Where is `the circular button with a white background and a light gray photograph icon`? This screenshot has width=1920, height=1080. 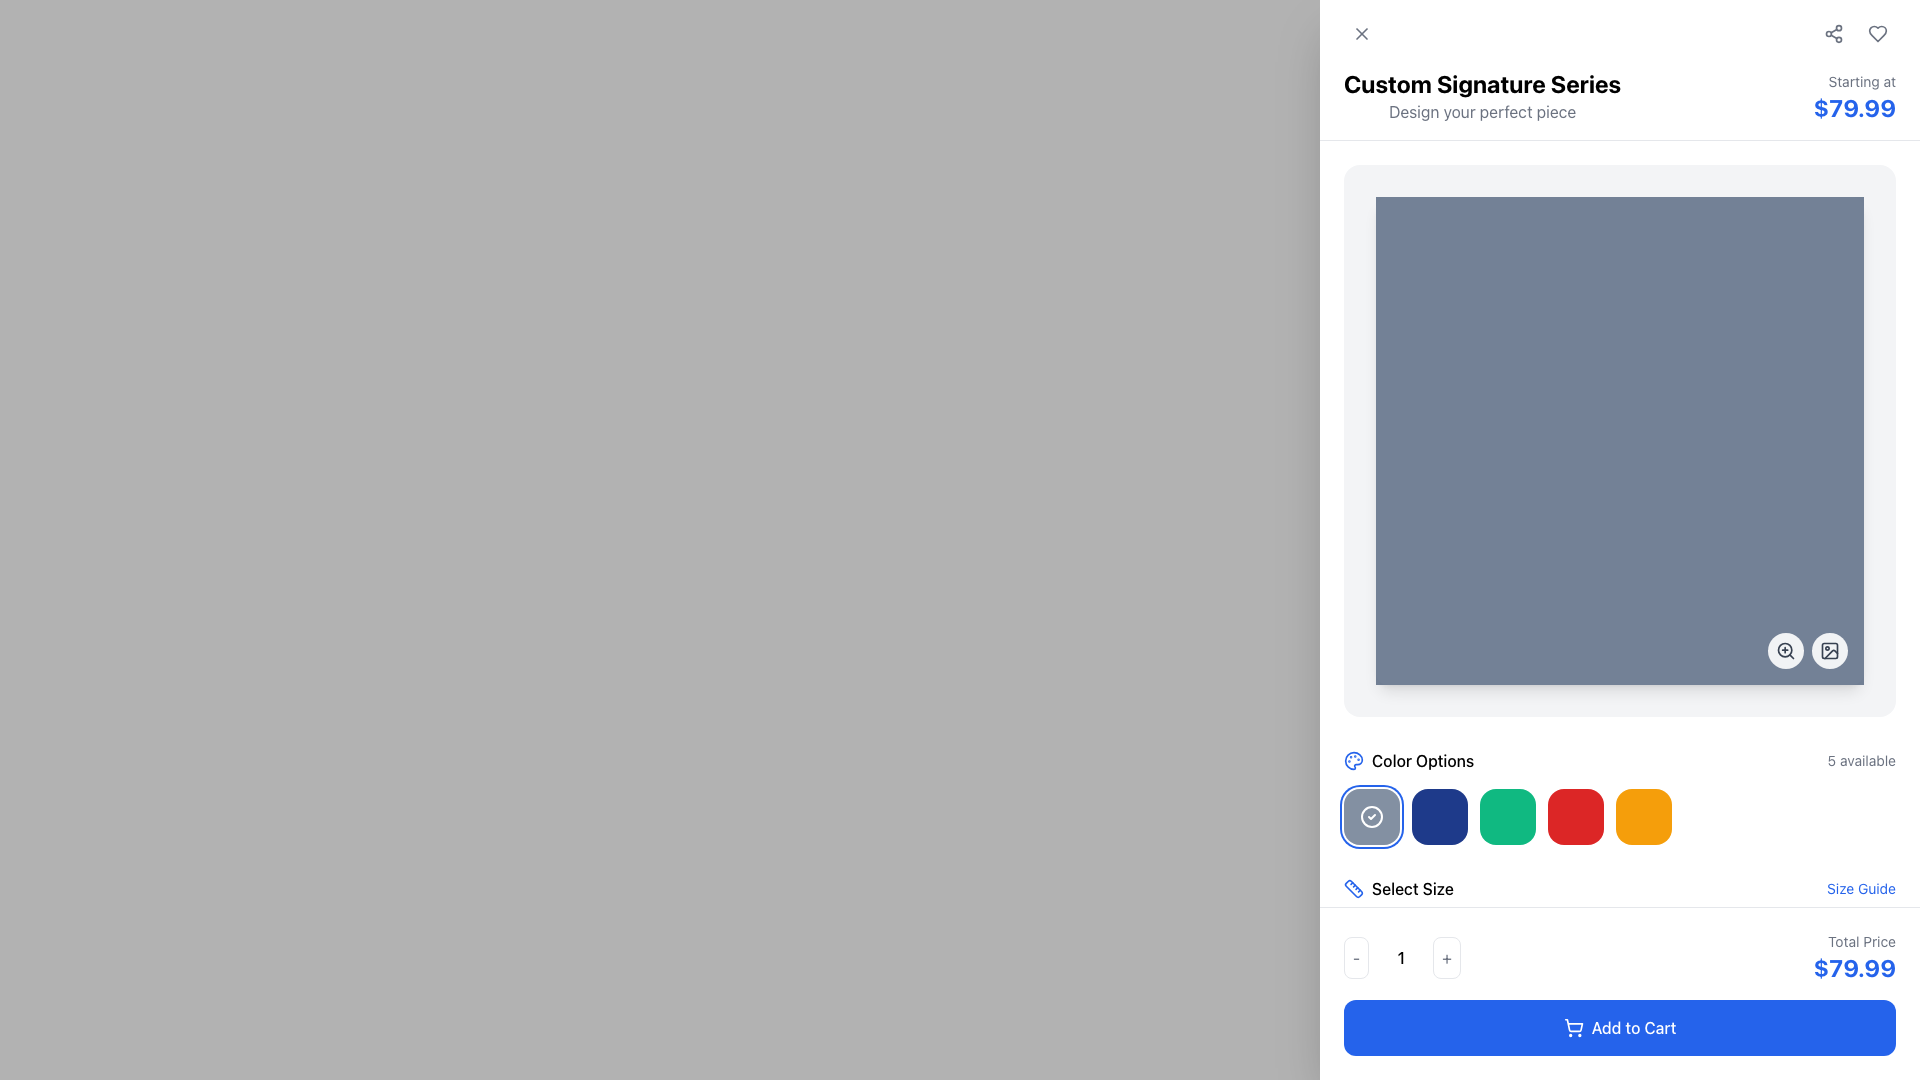
the circular button with a white background and a light gray photograph icon is located at coordinates (1829, 651).